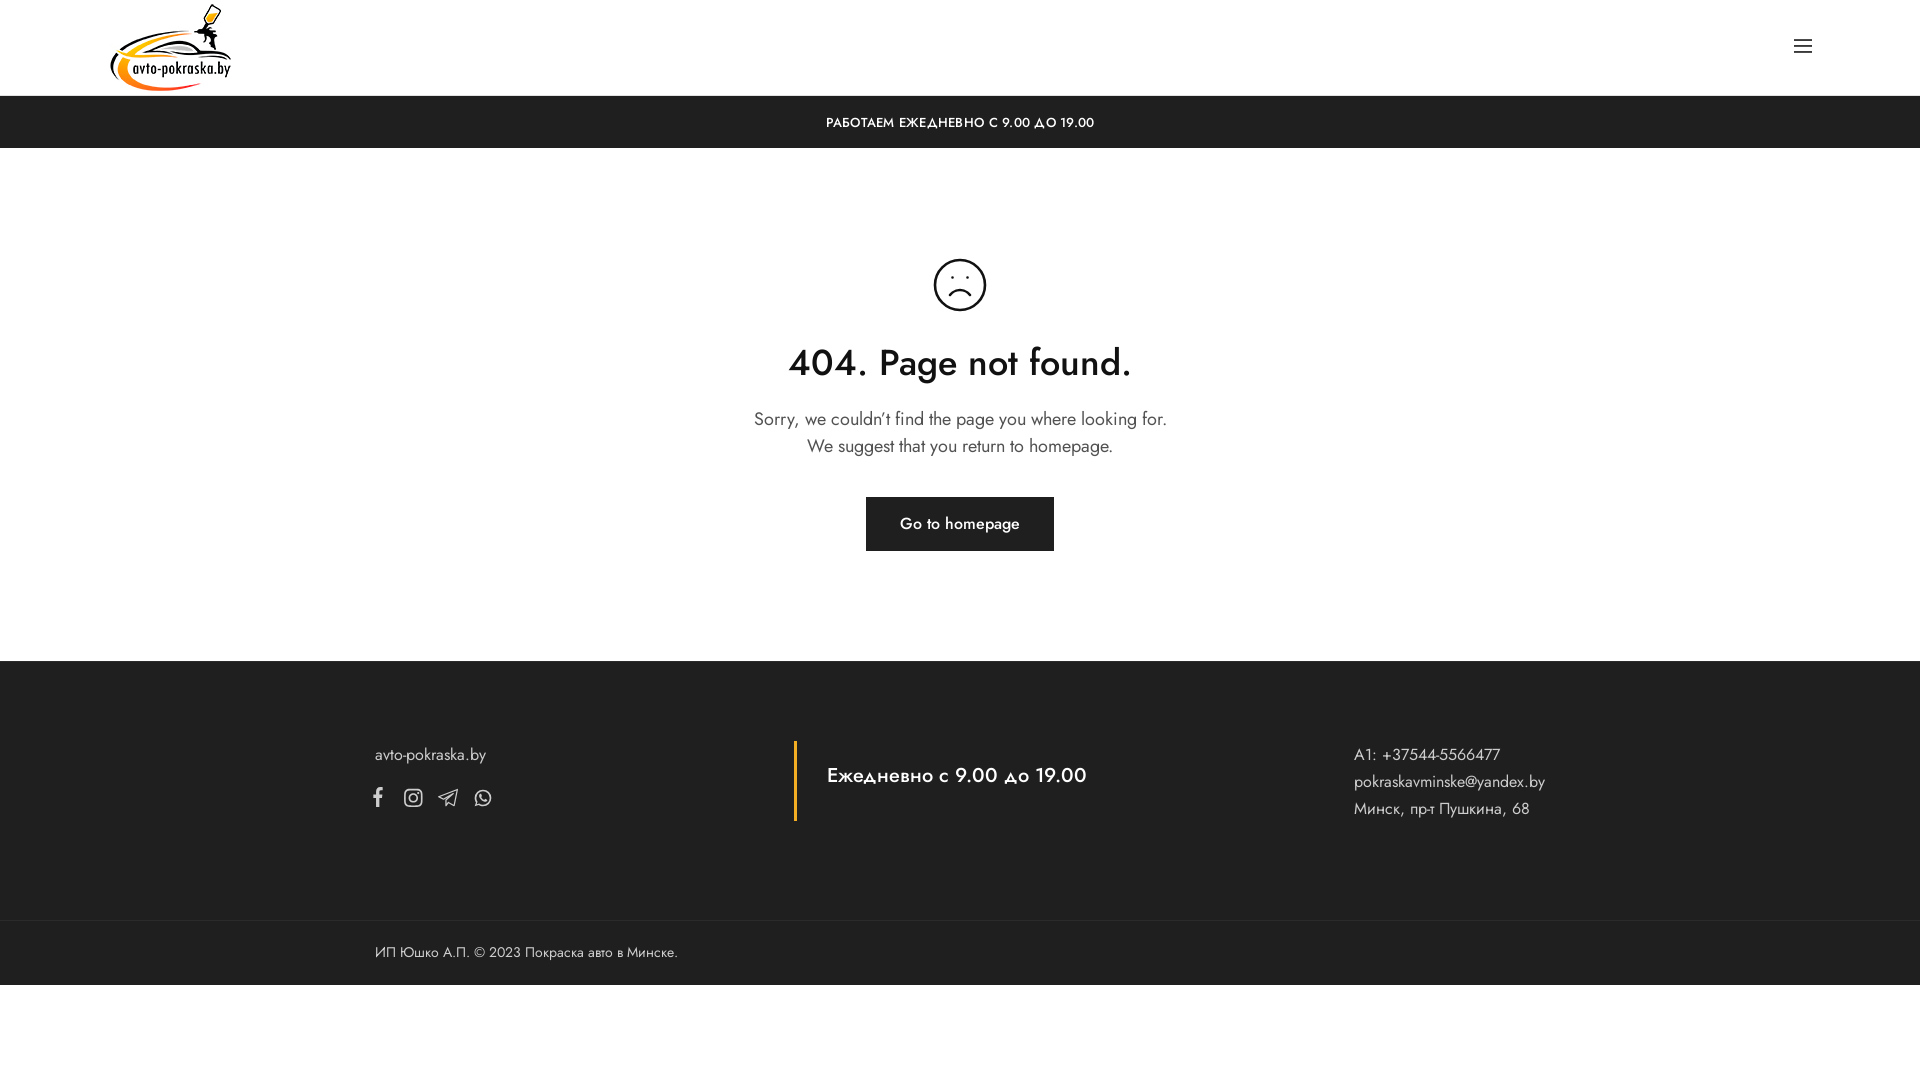 This screenshot has height=1080, width=1920. Describe the element at coordinates (411, 801) in the screenshot. I see `'Instagram'` at that location.